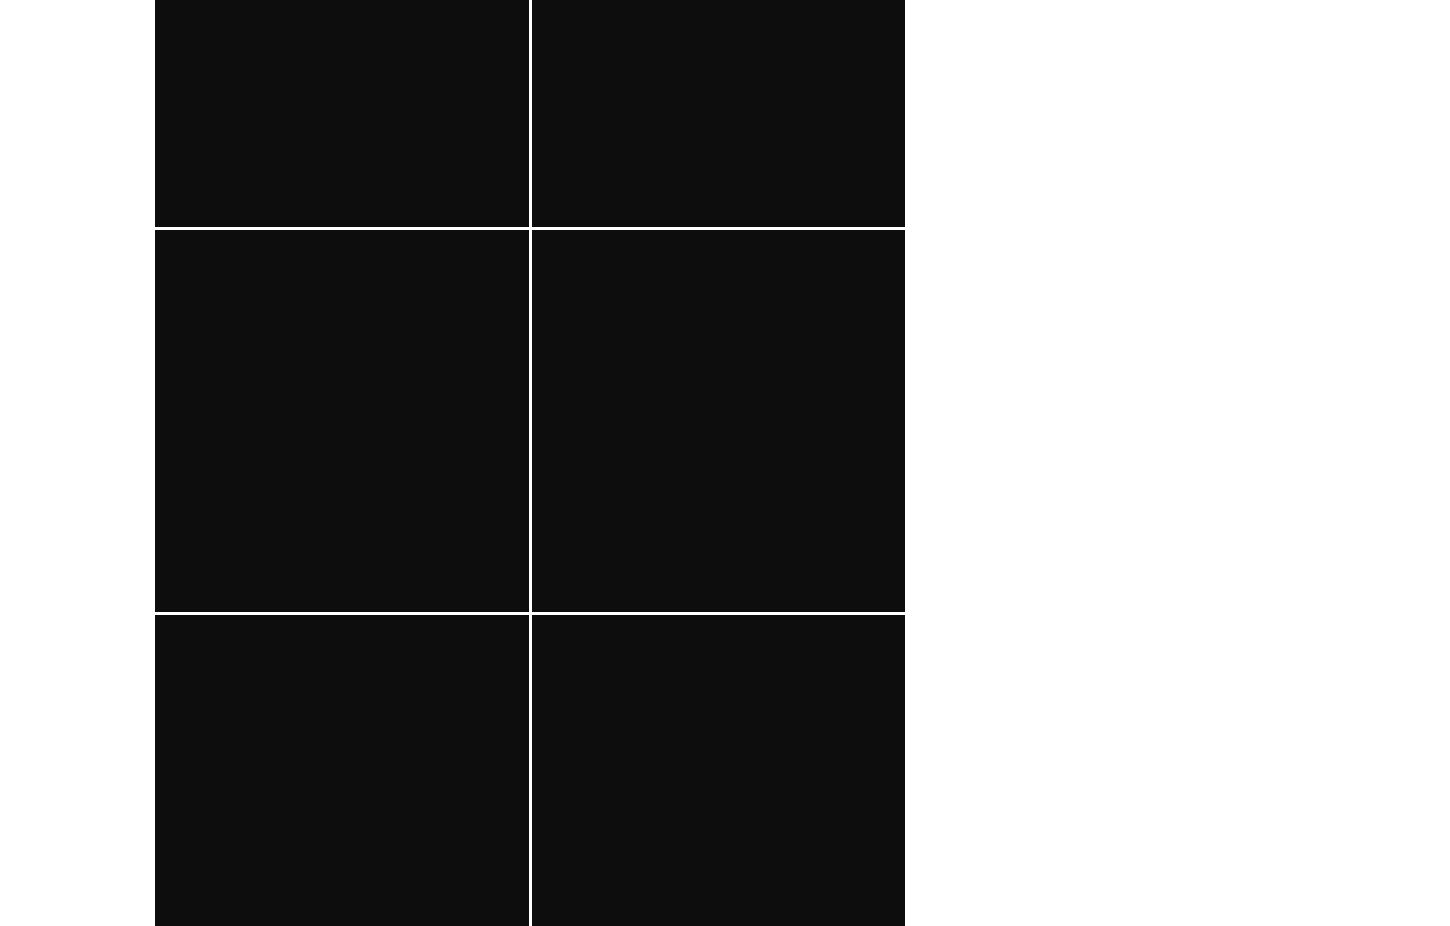  I want to click on 'Shoreworld: Denny Laine and Strawbs', so click(717, 287).